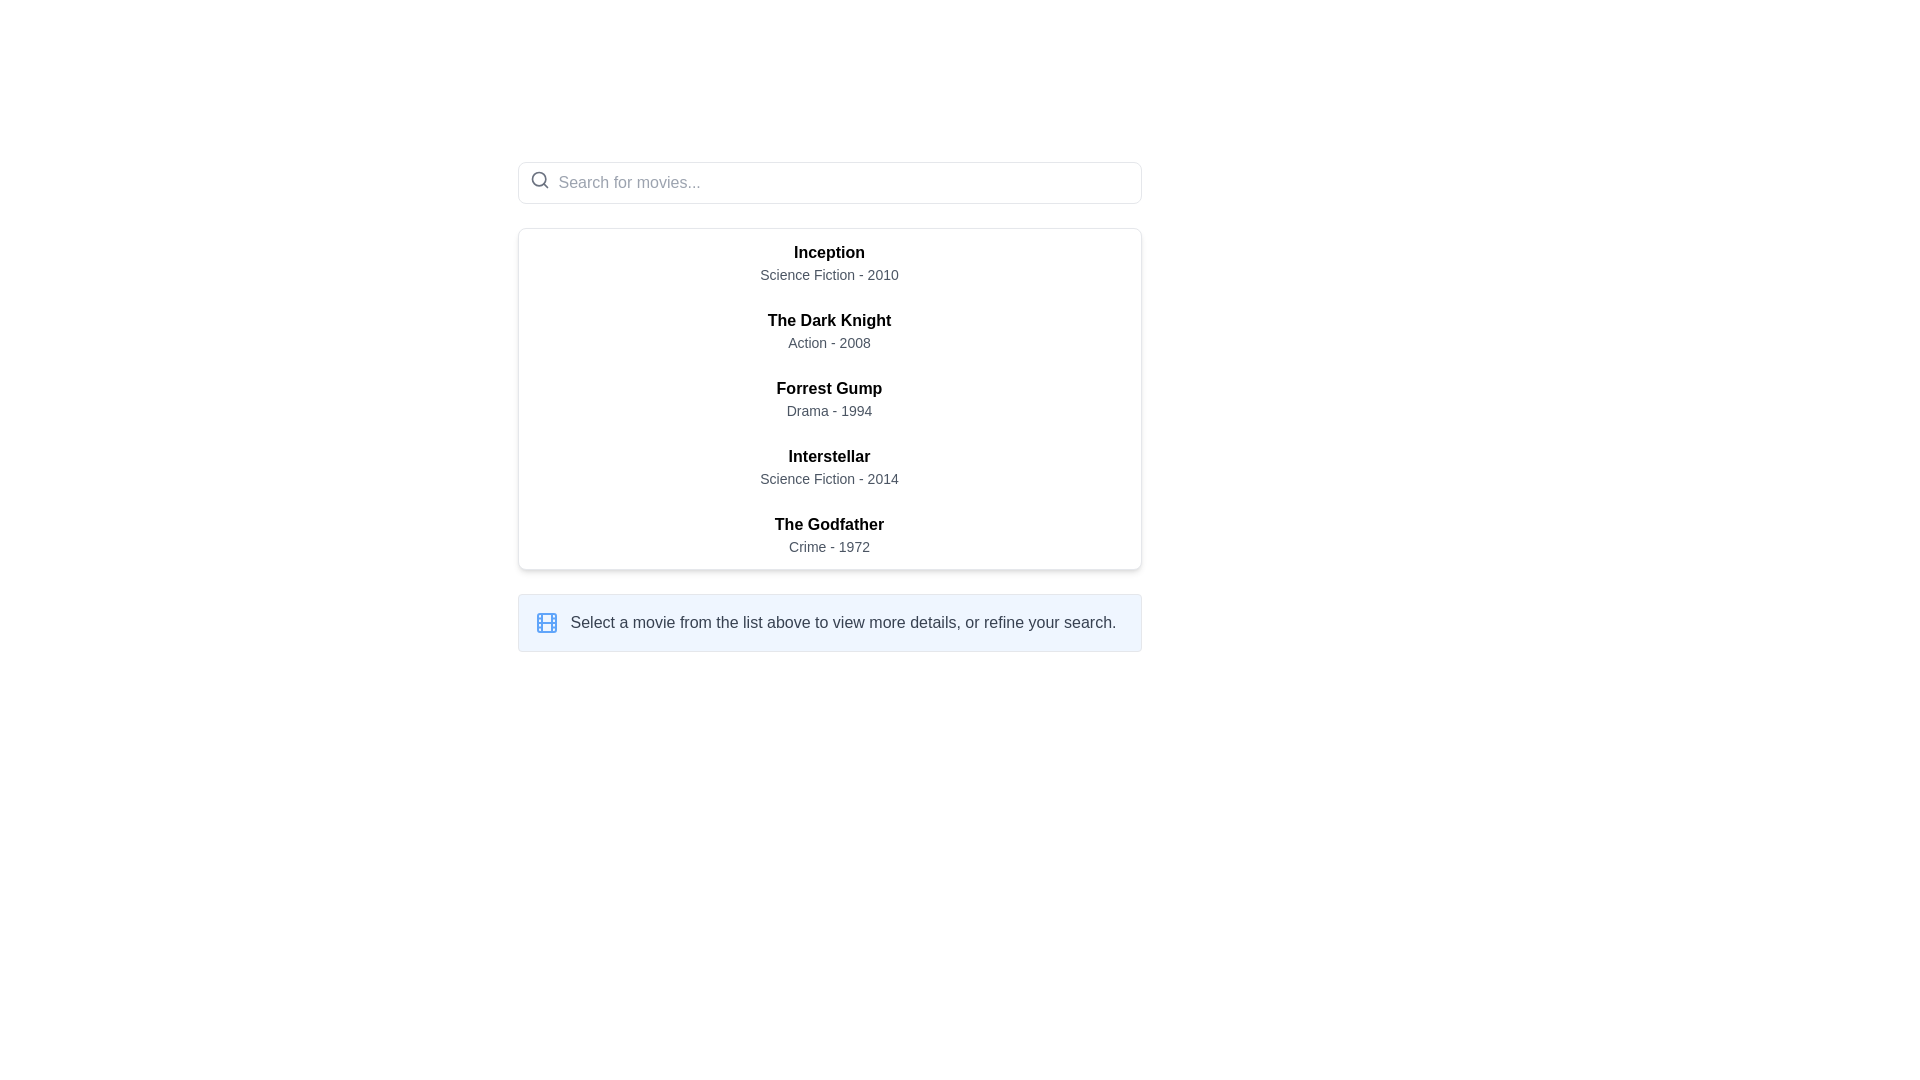 The height and width of the screenshot is (1080, 1920). I want to click on the movie list item for 'Forrest Gump', which is the third entry in a vertical list of movie titles, so click(829, 398).